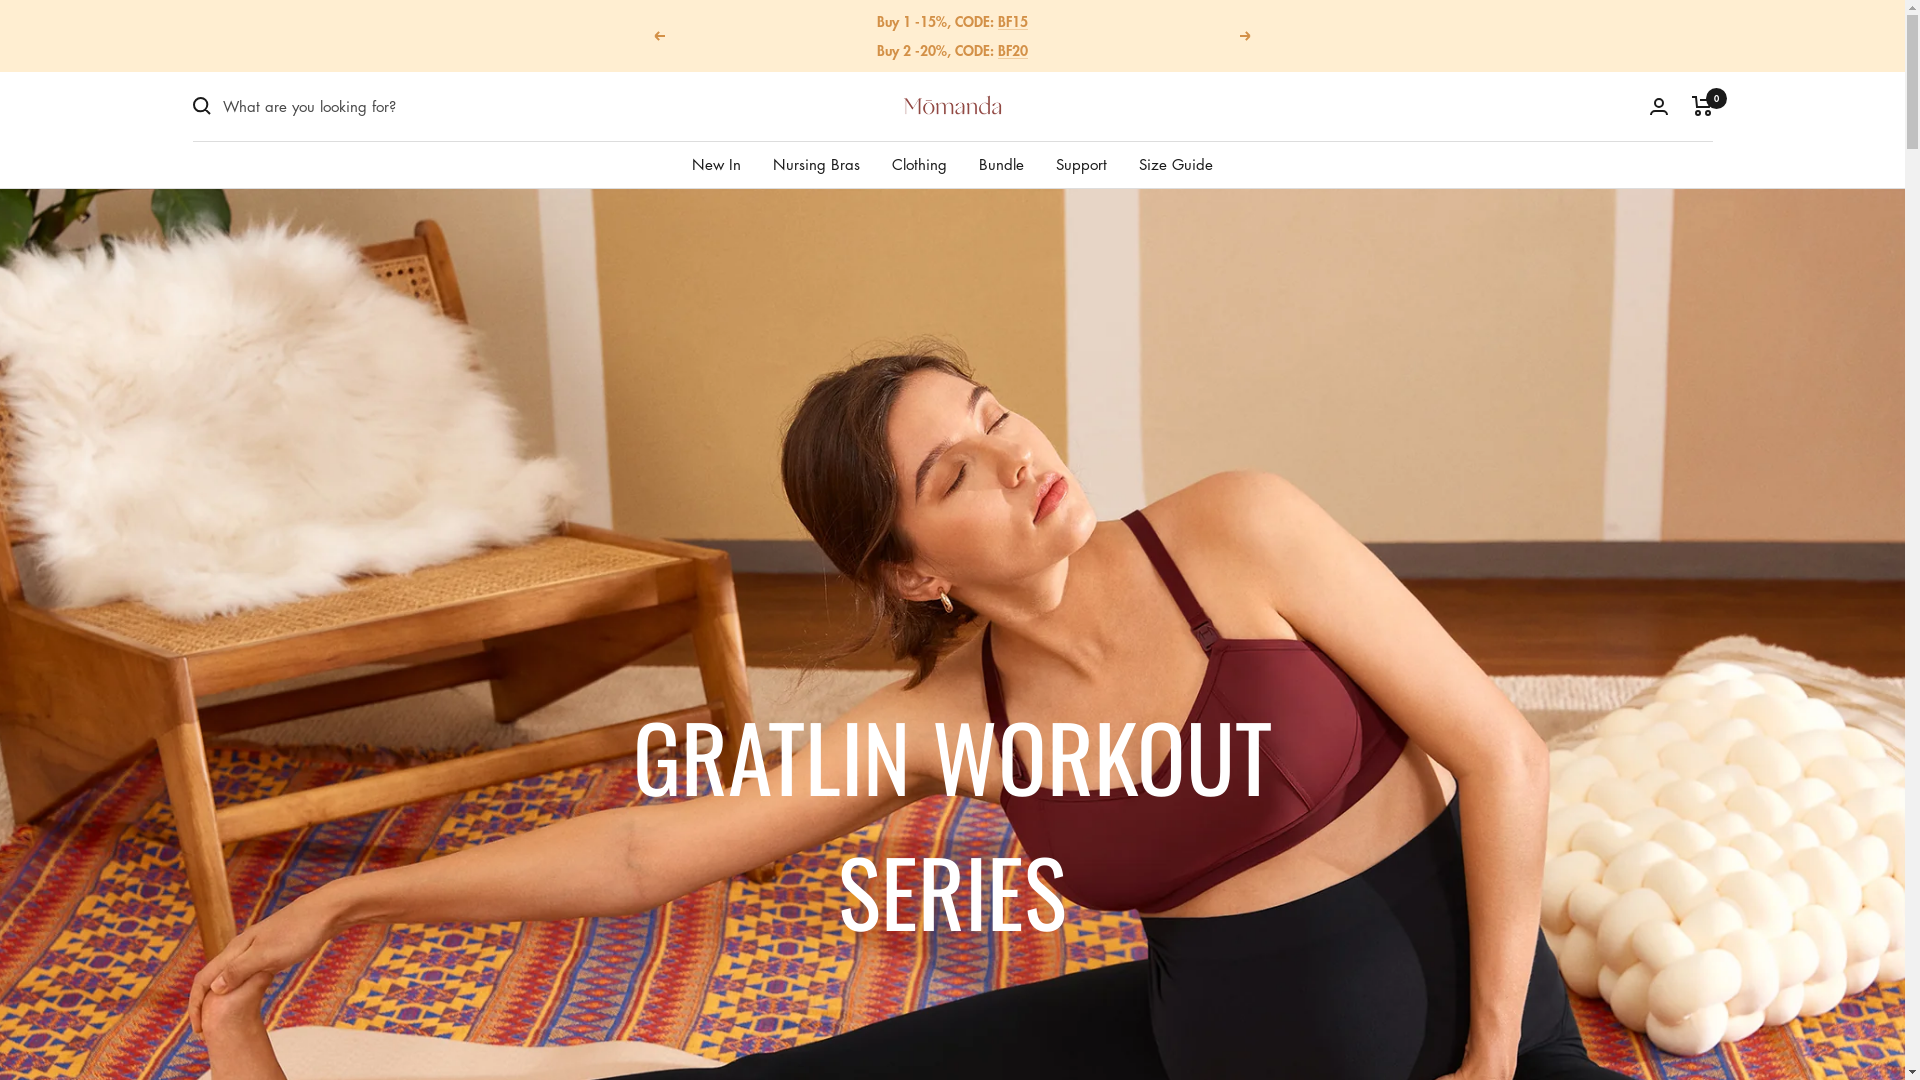  Describe the element at coordinates (658, 34) in the screenshot. I see `'Previous'` at that location.